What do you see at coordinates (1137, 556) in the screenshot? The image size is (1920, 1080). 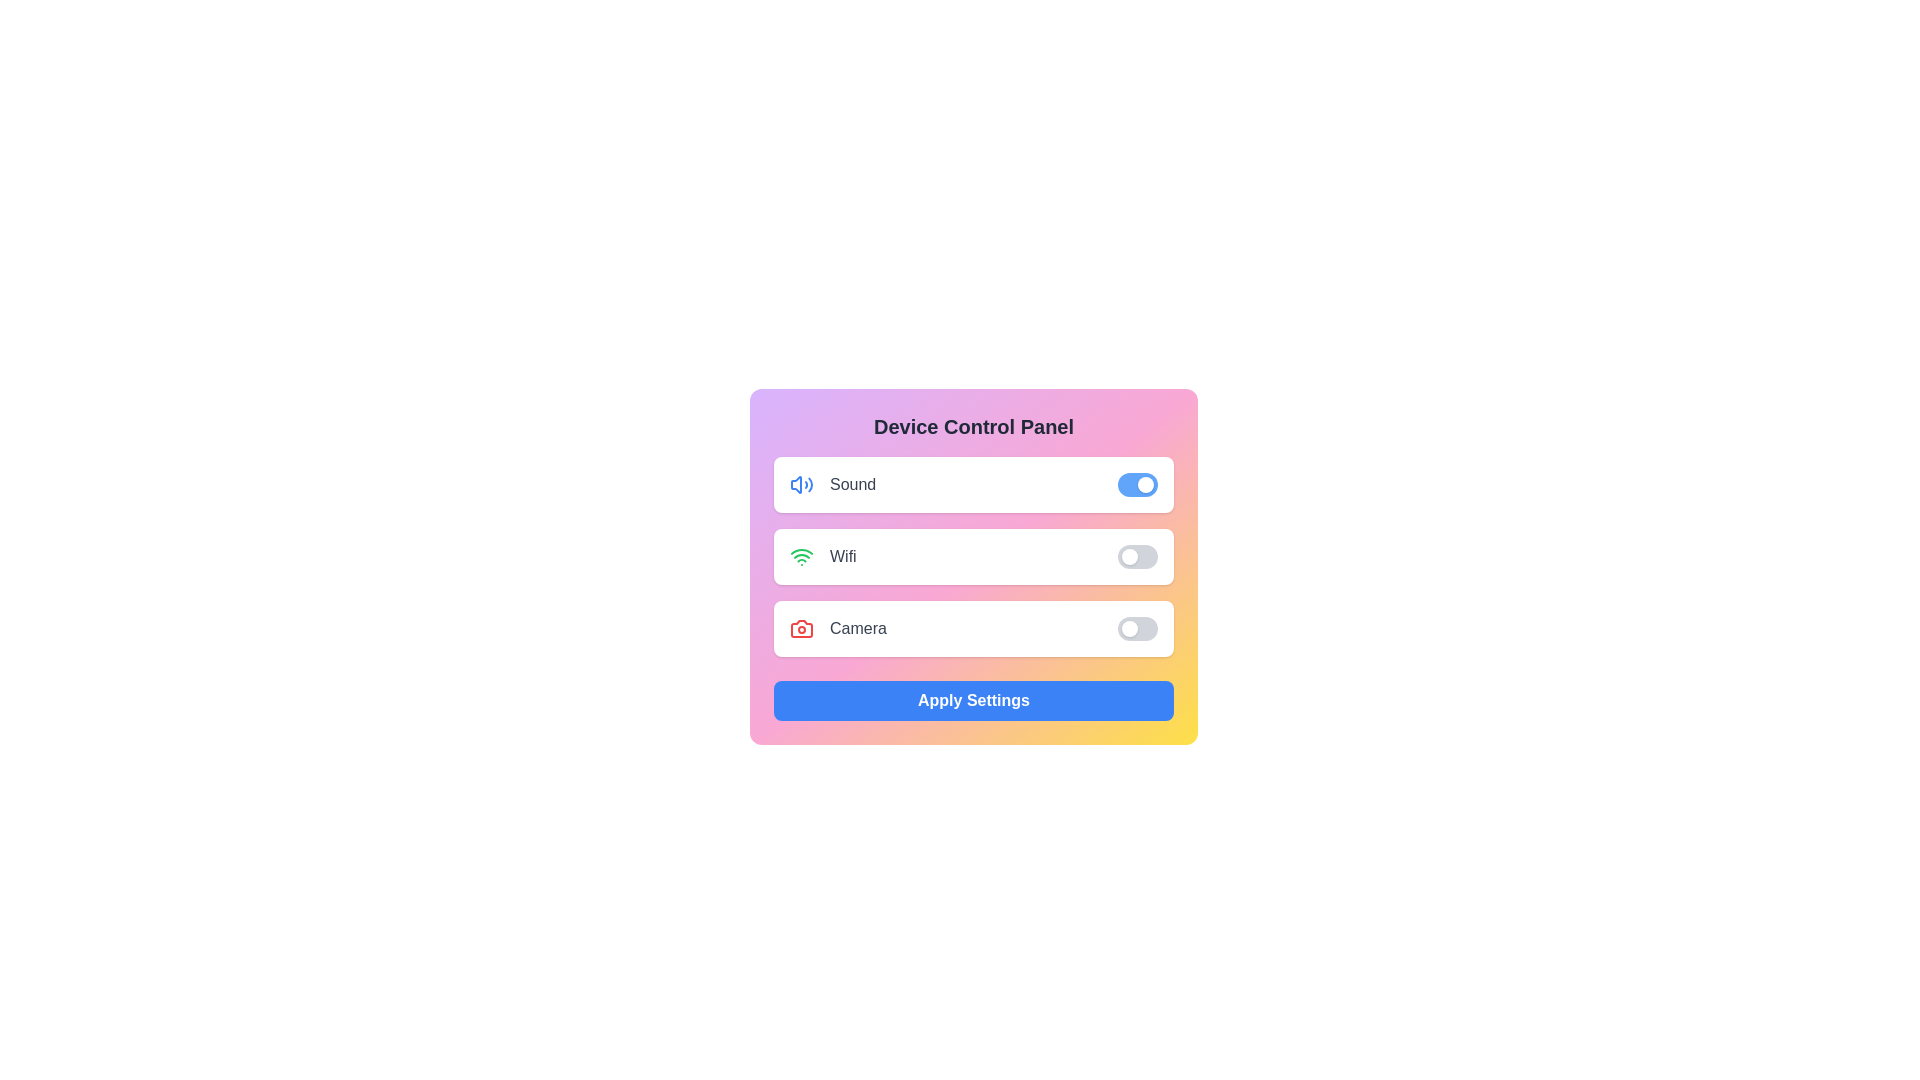 I see `the WiFi toggle switch to change its state` at bounding box center [1137, 556].